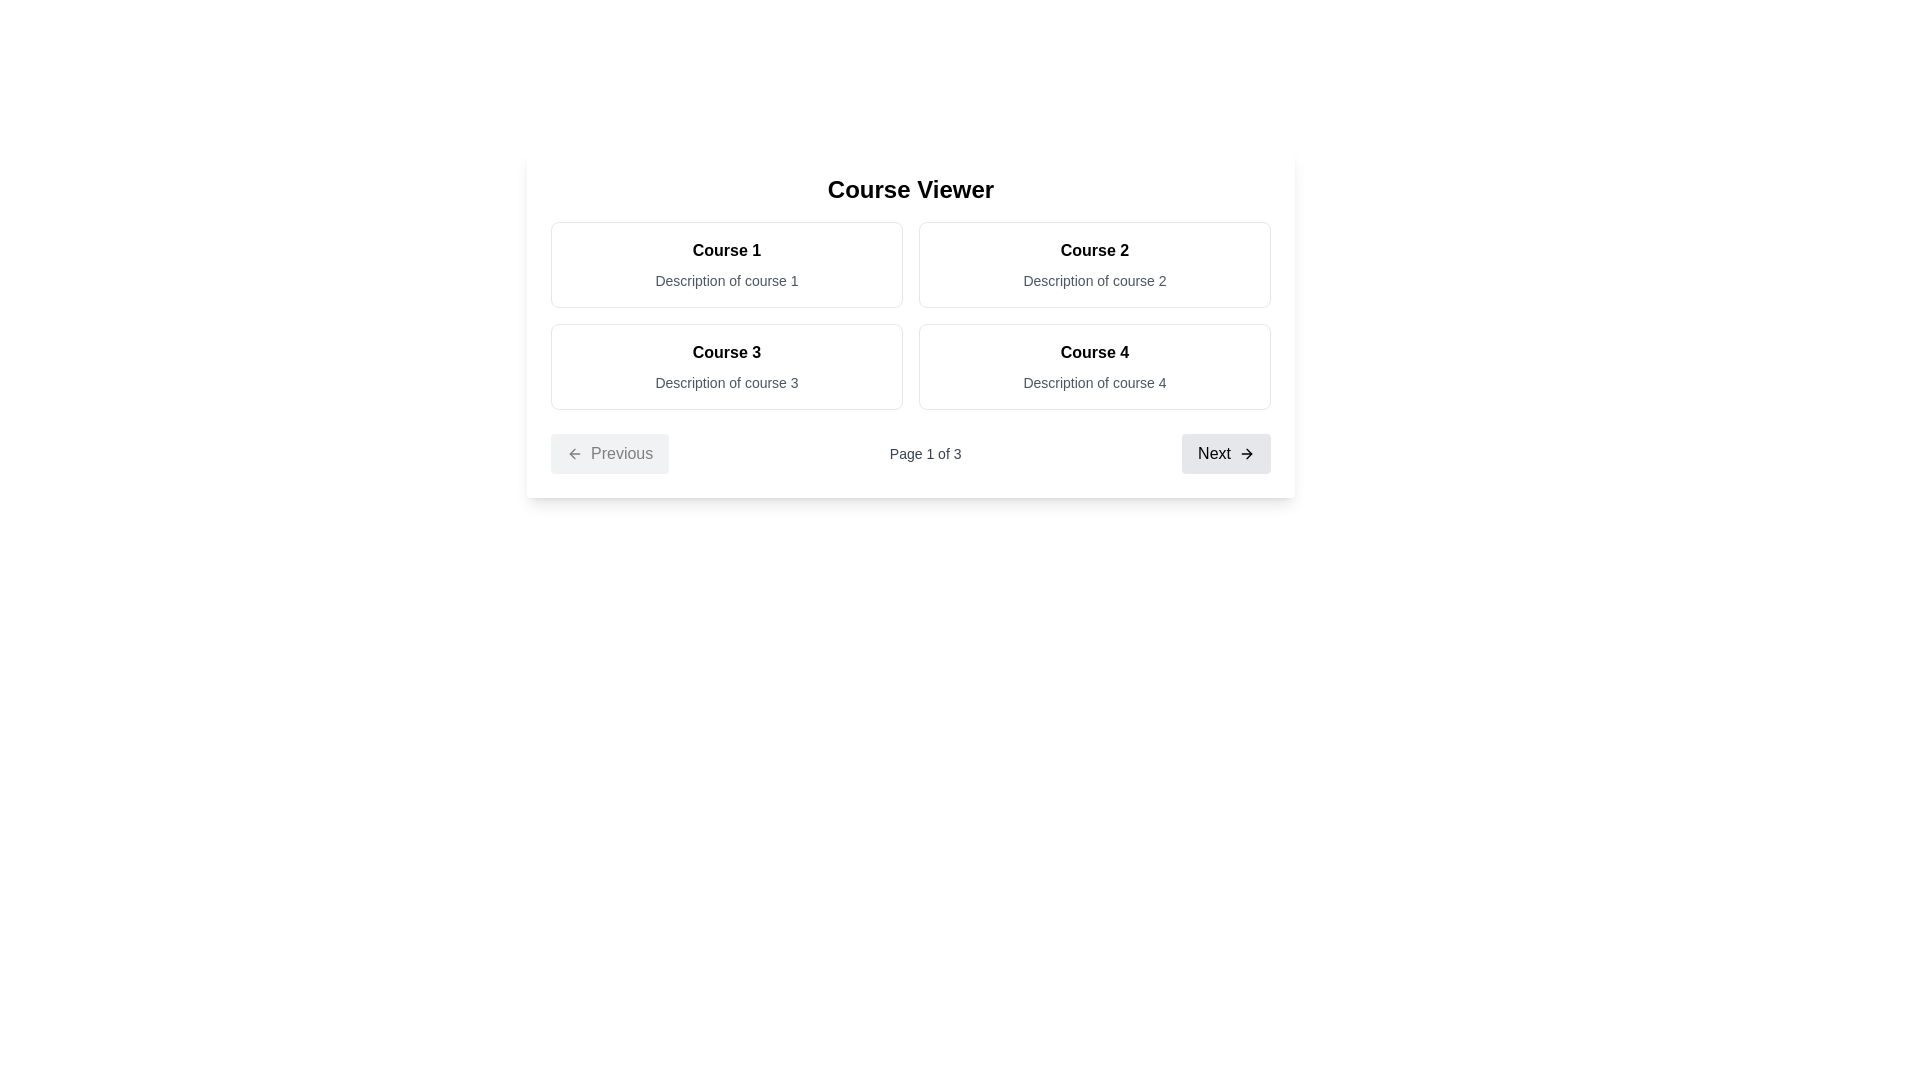 The image size is (1920, 1080). What do you see at coordinates (1225, 454) in the screenshot?
I see `the 'Next' button, which is a rectangular button with a light gray background and rounded corners, located in the lower right corner of the layout` at bounding box center [1225, 454].